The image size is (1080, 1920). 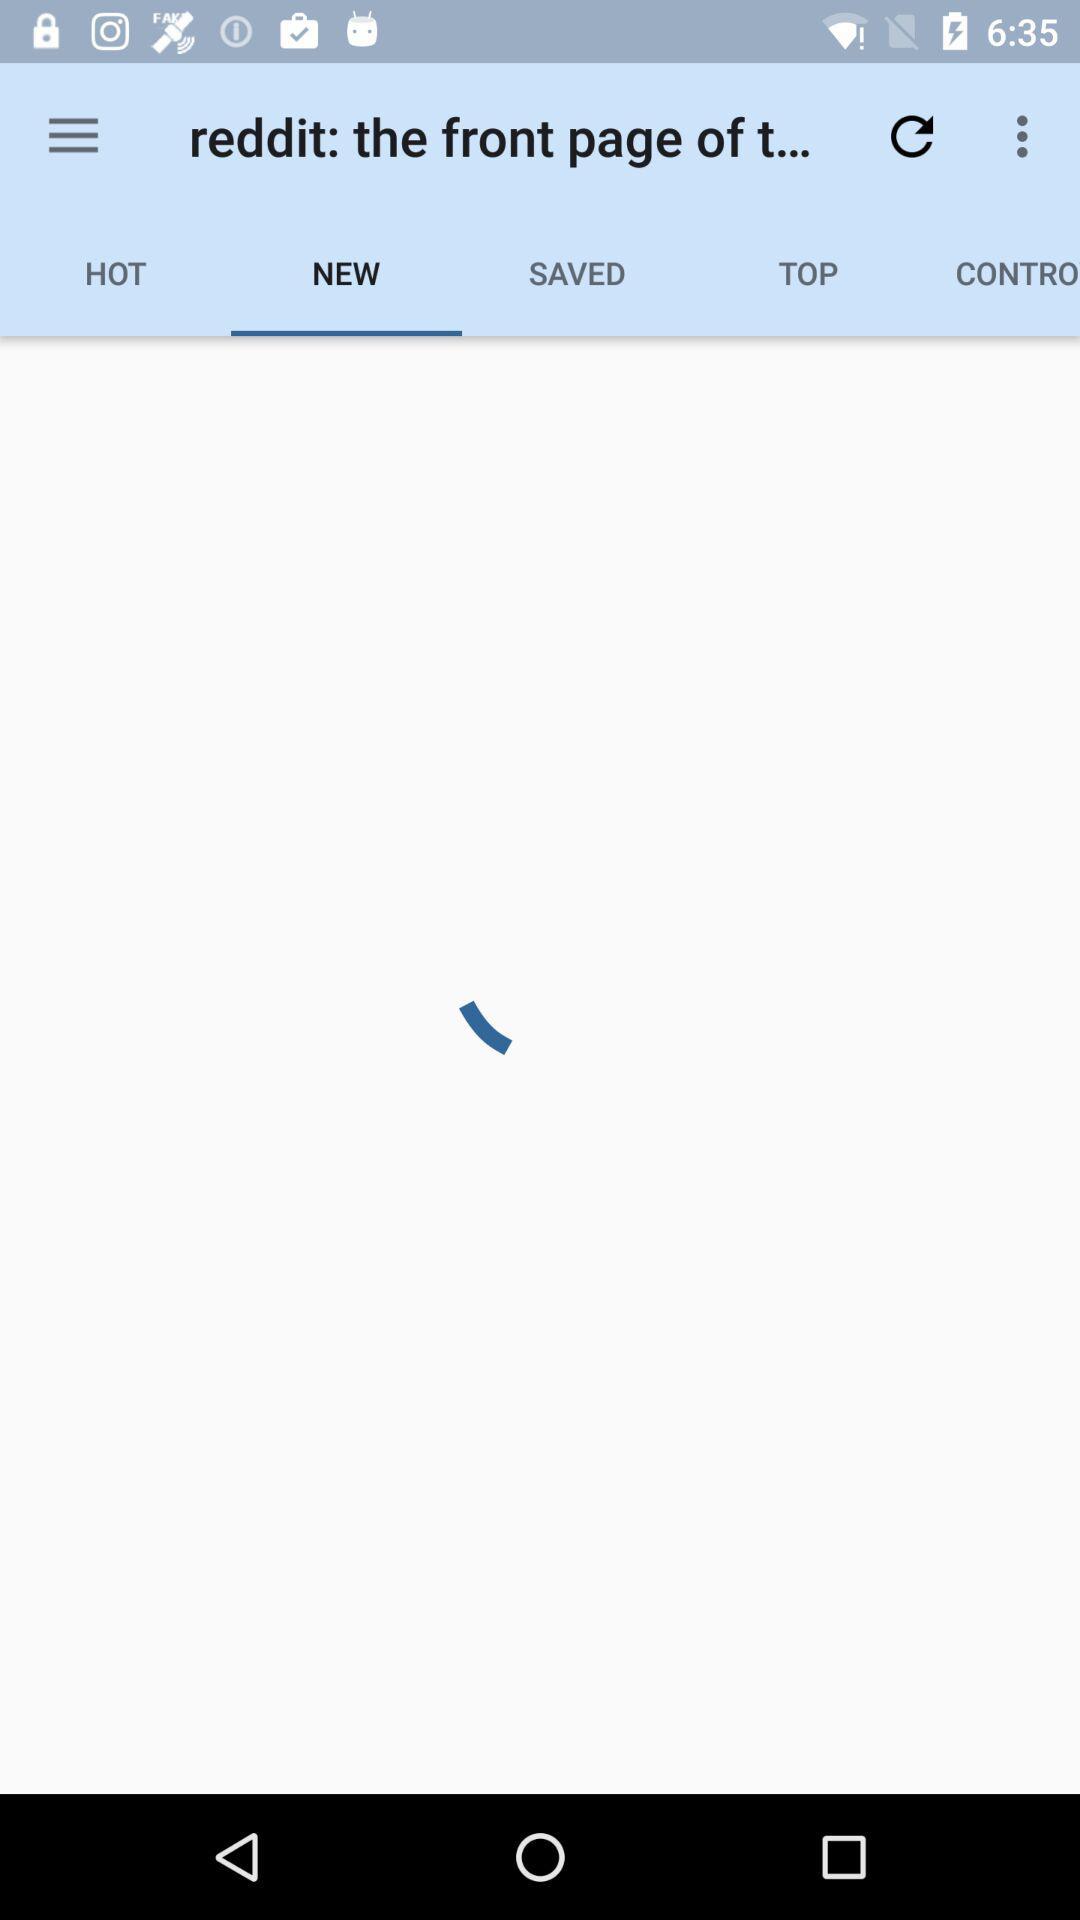 What do you see at coordinates (72, 135) in the screenshot?
I see `the item next to reddit the front` at bounding box center [72, 135].